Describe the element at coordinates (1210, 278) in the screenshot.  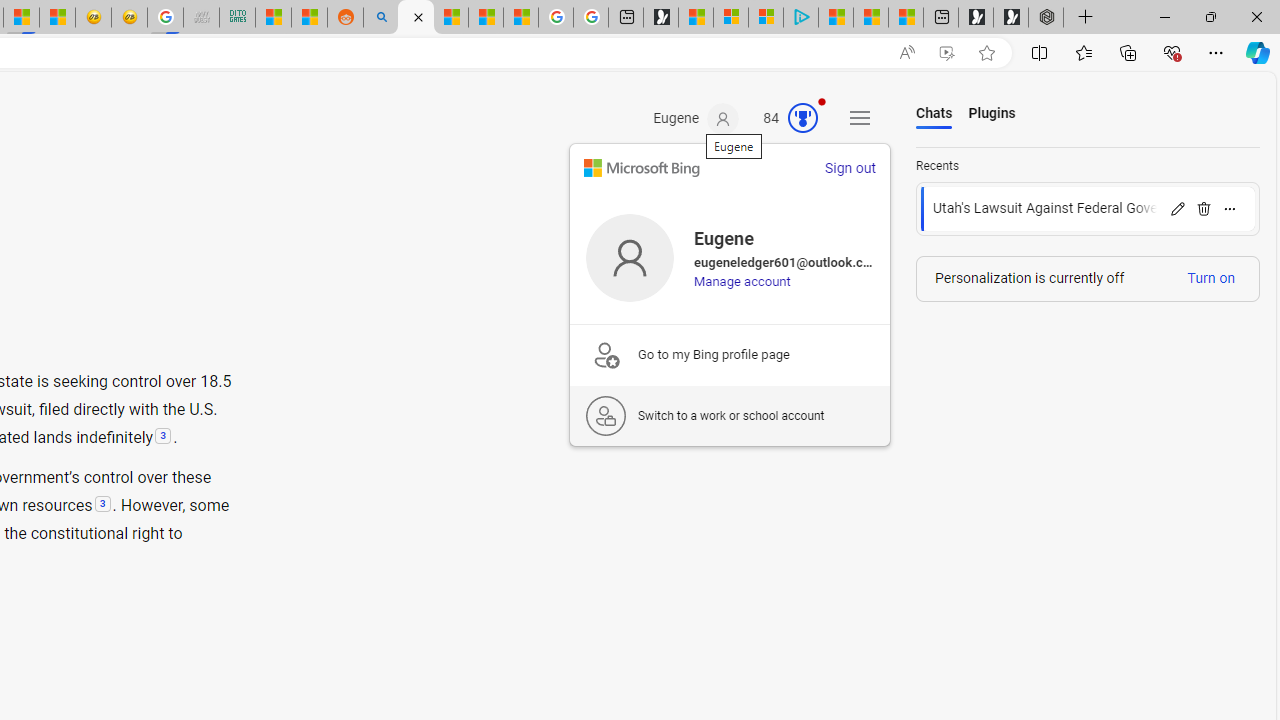
I see `'Turn on'` at that location.